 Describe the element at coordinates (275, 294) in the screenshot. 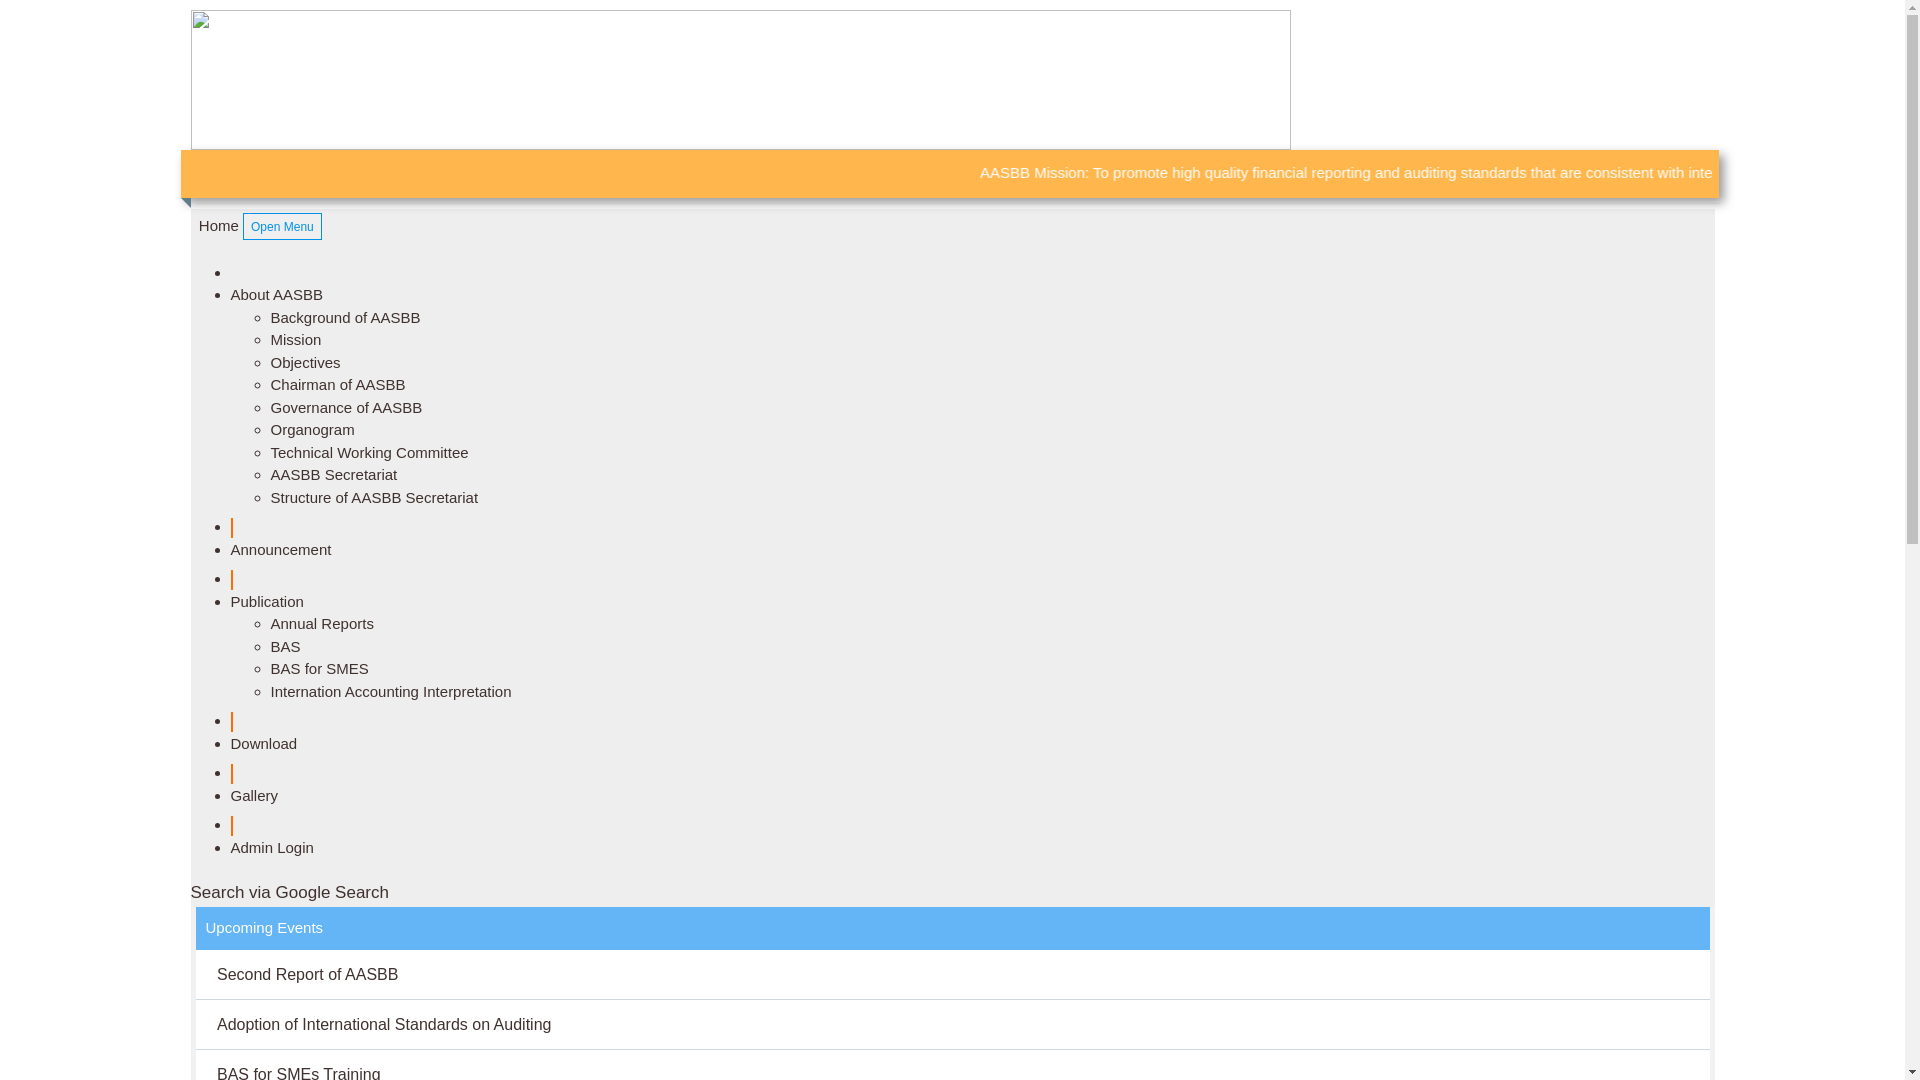

I see `'About AASBB'` at that location.